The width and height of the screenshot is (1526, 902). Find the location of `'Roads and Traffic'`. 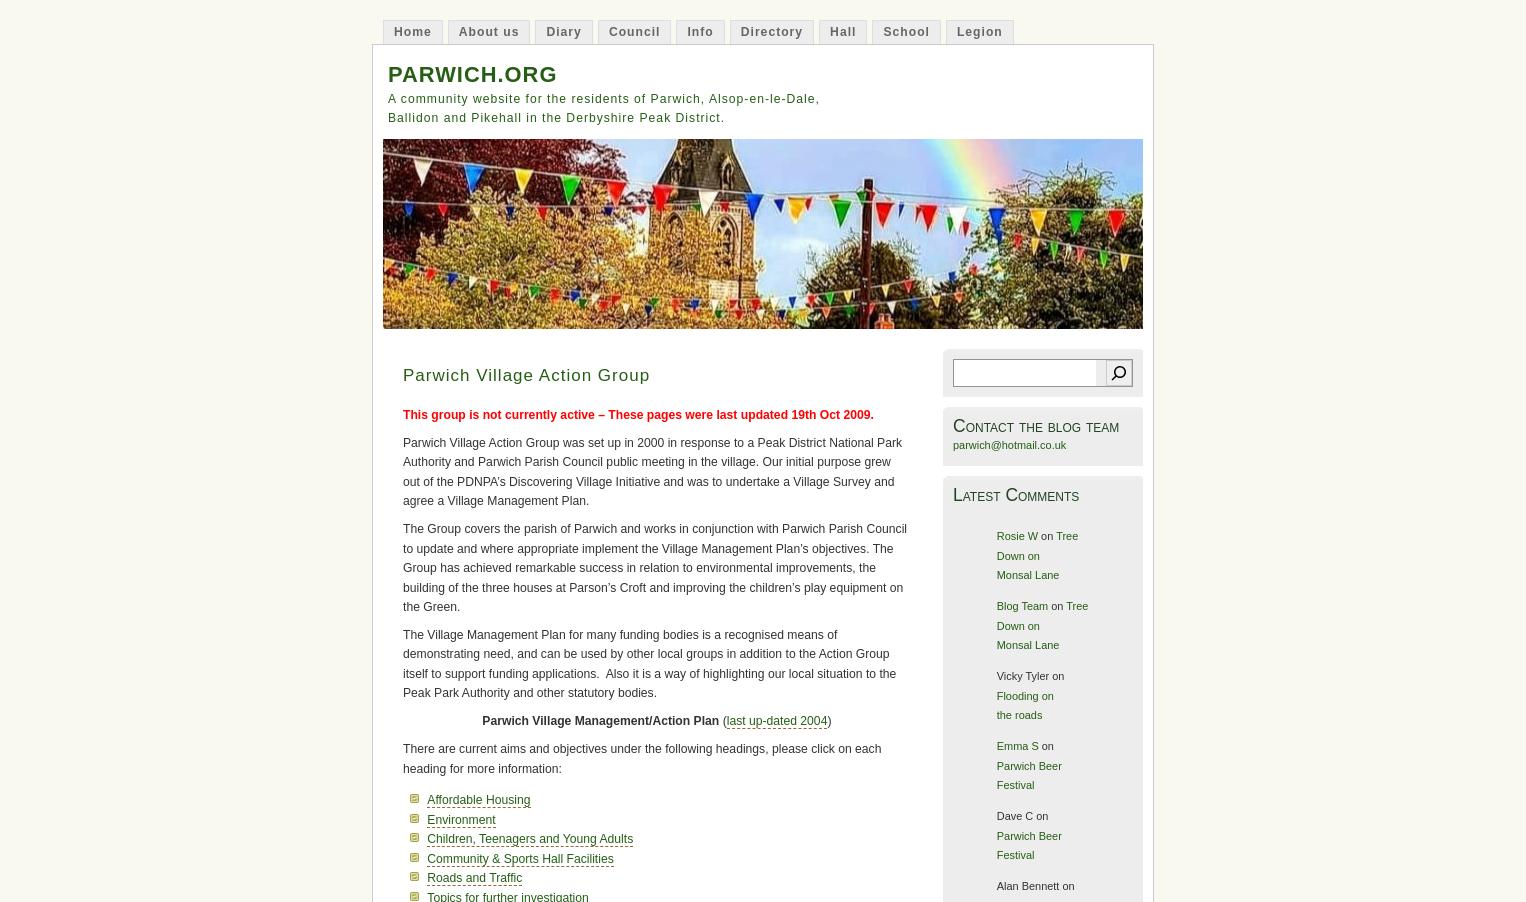

'Roads and Traffic' is located at coordinates (473, 878).